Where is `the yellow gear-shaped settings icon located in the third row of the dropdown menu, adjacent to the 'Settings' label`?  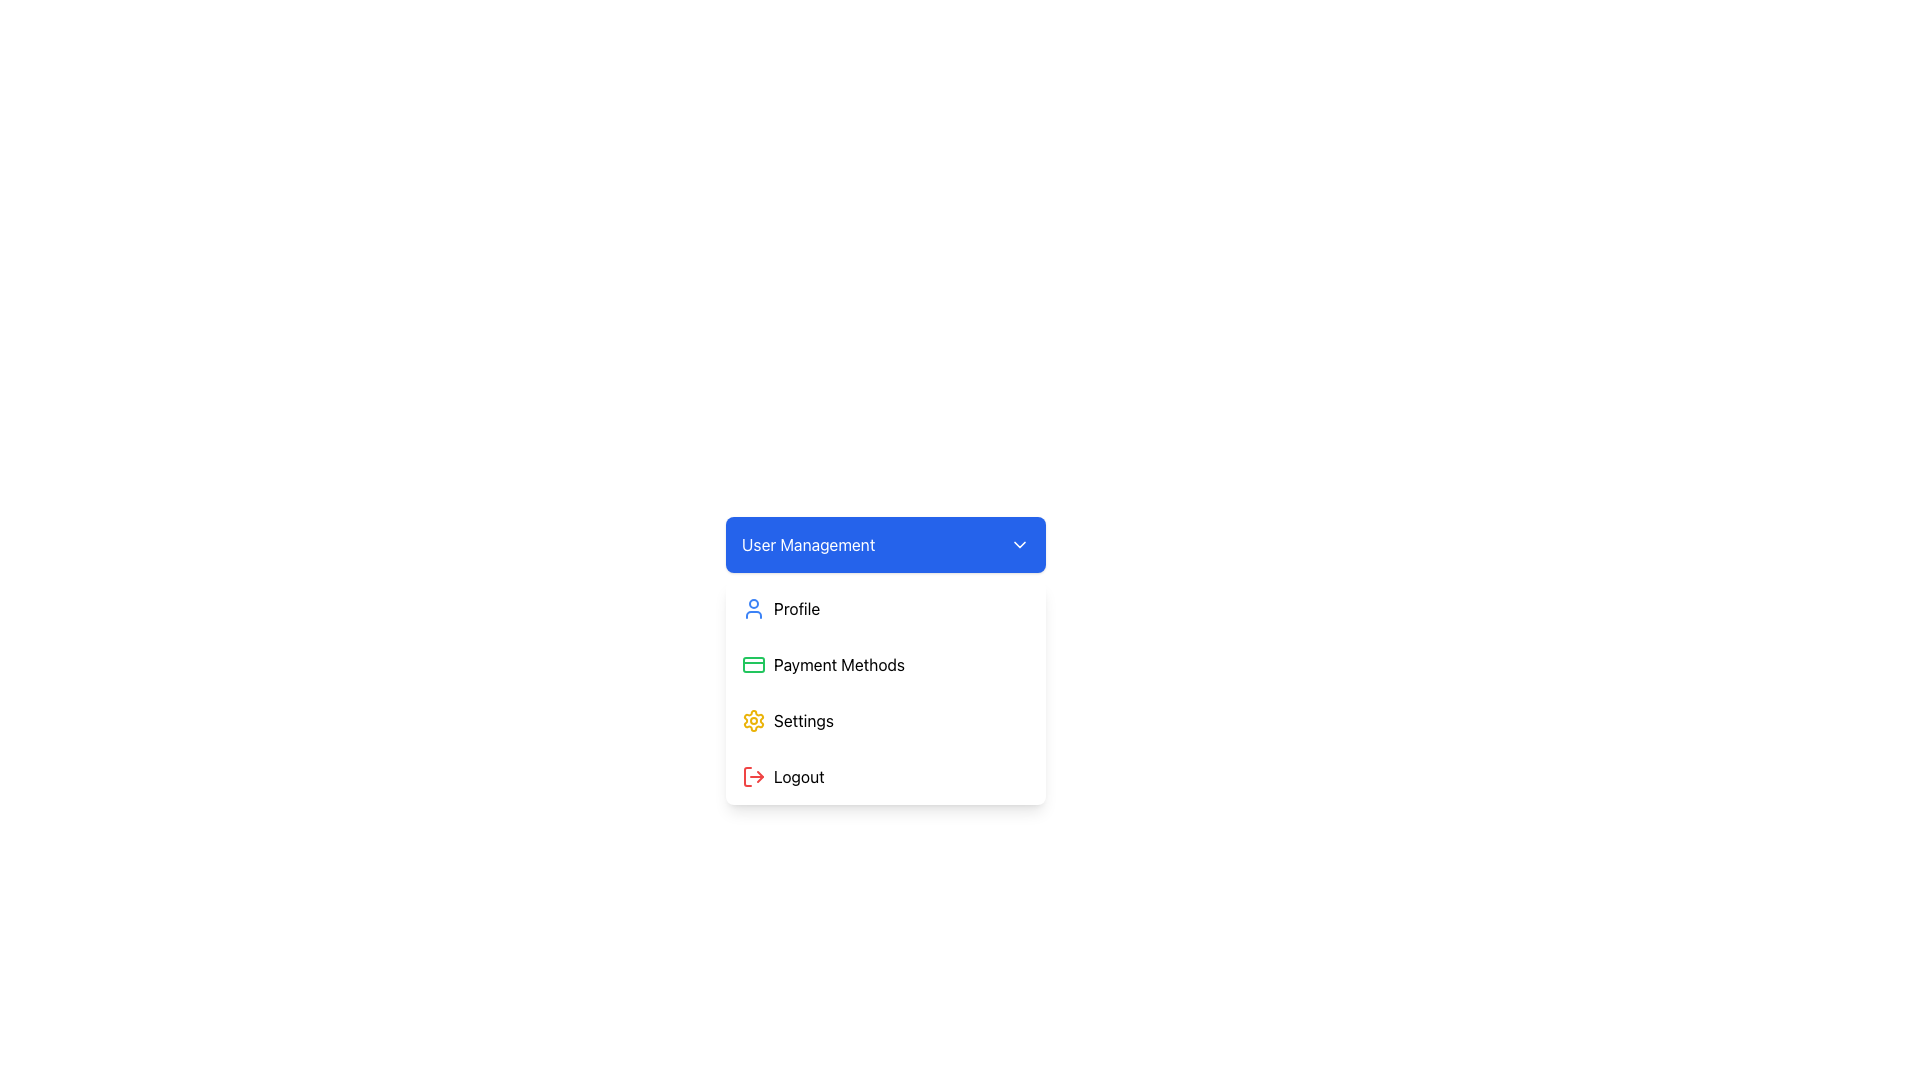
the yellow gear-shaped settings icon located in the third row of the dropdown menu, adjacent to the 'Settings' label is located at coordinates (752, 721).